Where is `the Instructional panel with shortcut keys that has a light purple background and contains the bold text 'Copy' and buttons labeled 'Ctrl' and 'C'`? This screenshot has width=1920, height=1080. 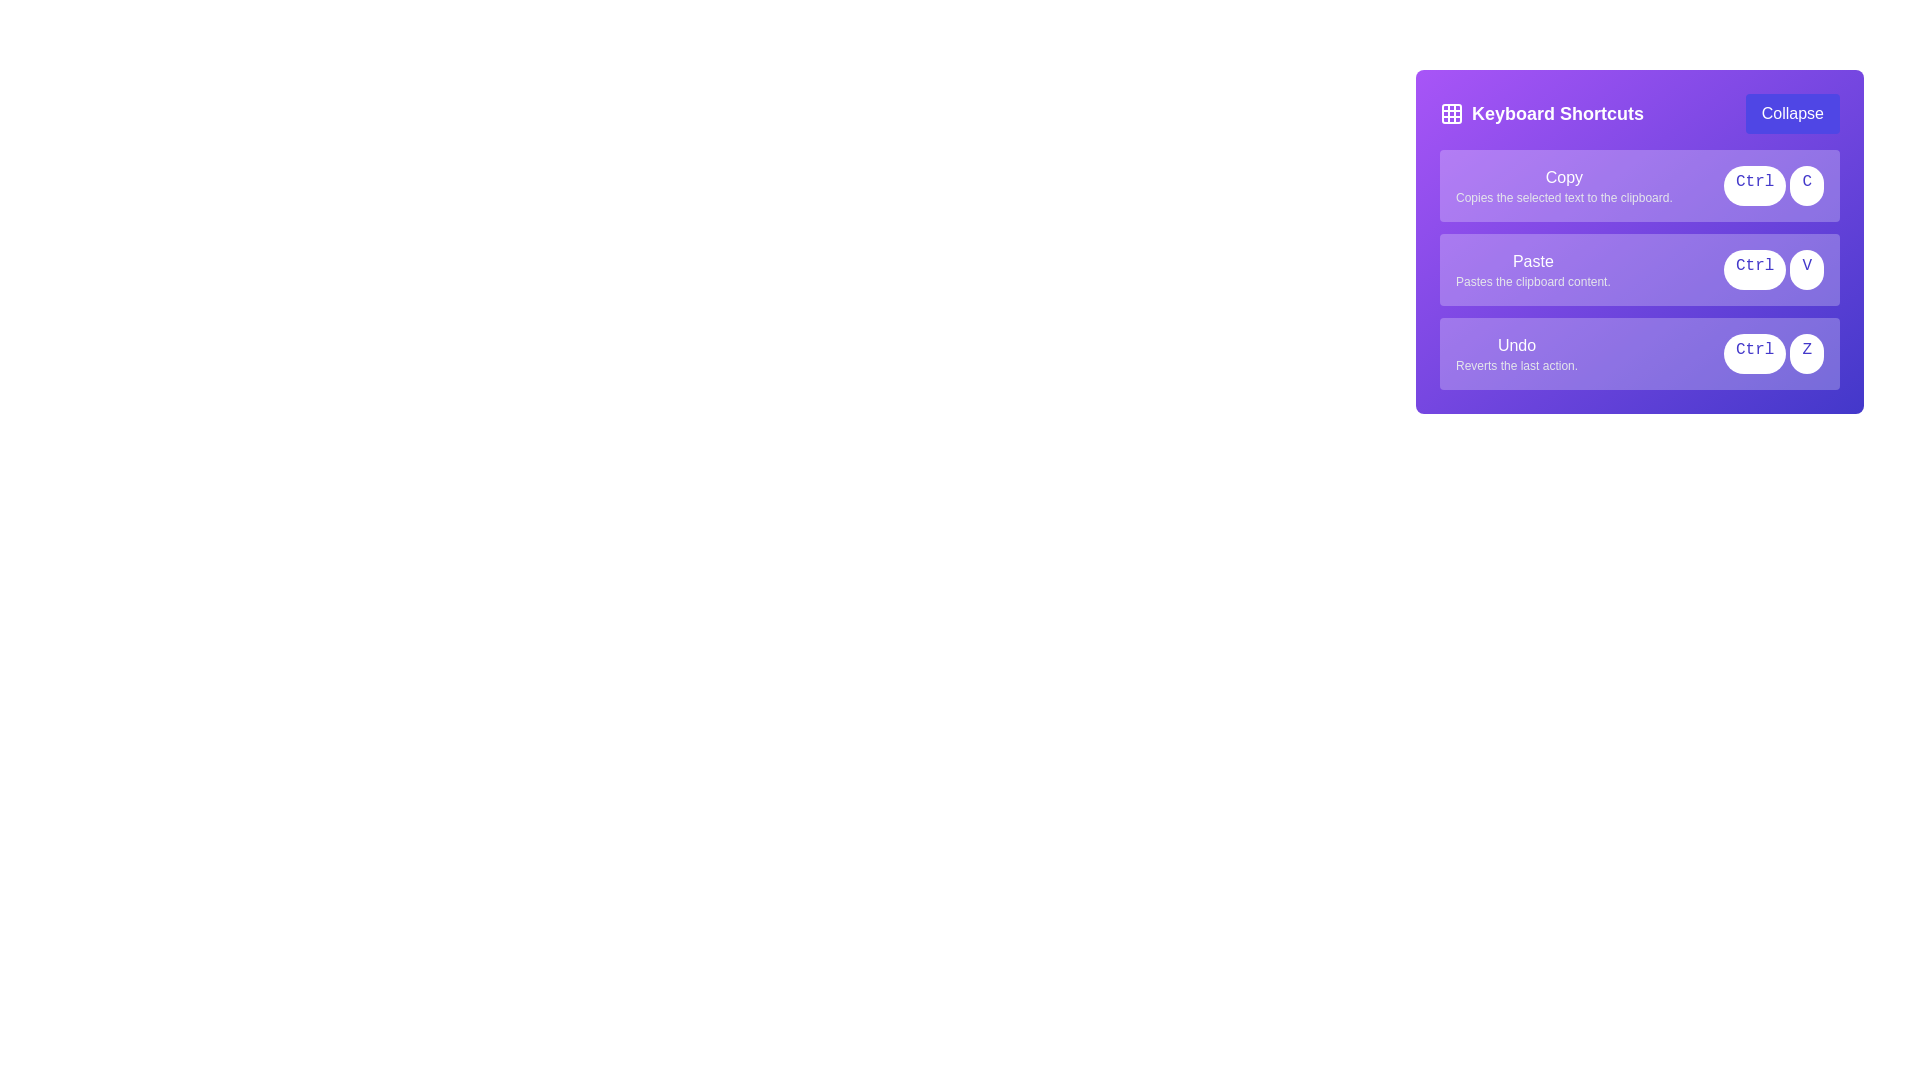 the Instructional panel with shortcut keys that has a light purple background and contains the bold text 'Copy' and buttons labeled 'Ctrl' and 'C' is located at coordinates (1640, 185).